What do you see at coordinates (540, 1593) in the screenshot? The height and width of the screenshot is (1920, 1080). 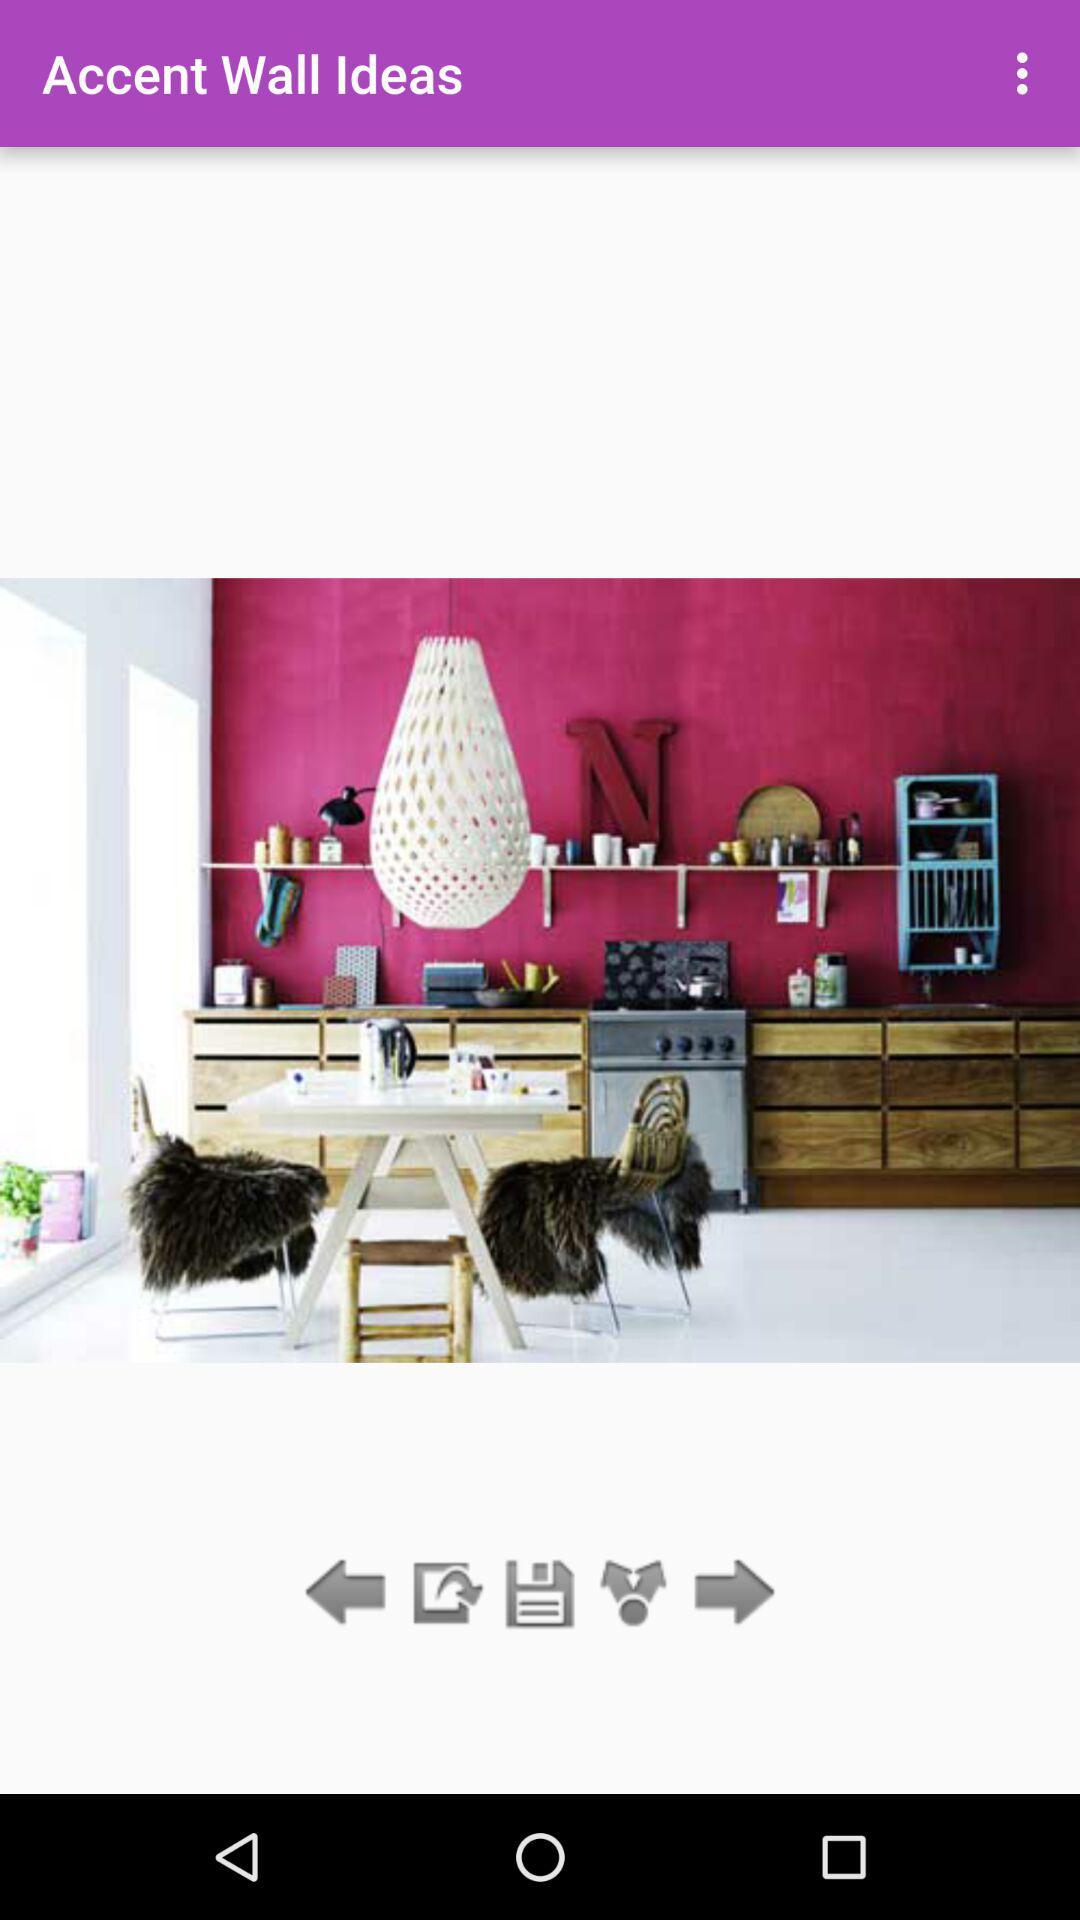 I see `the image` at bounding box center [540, 1593].